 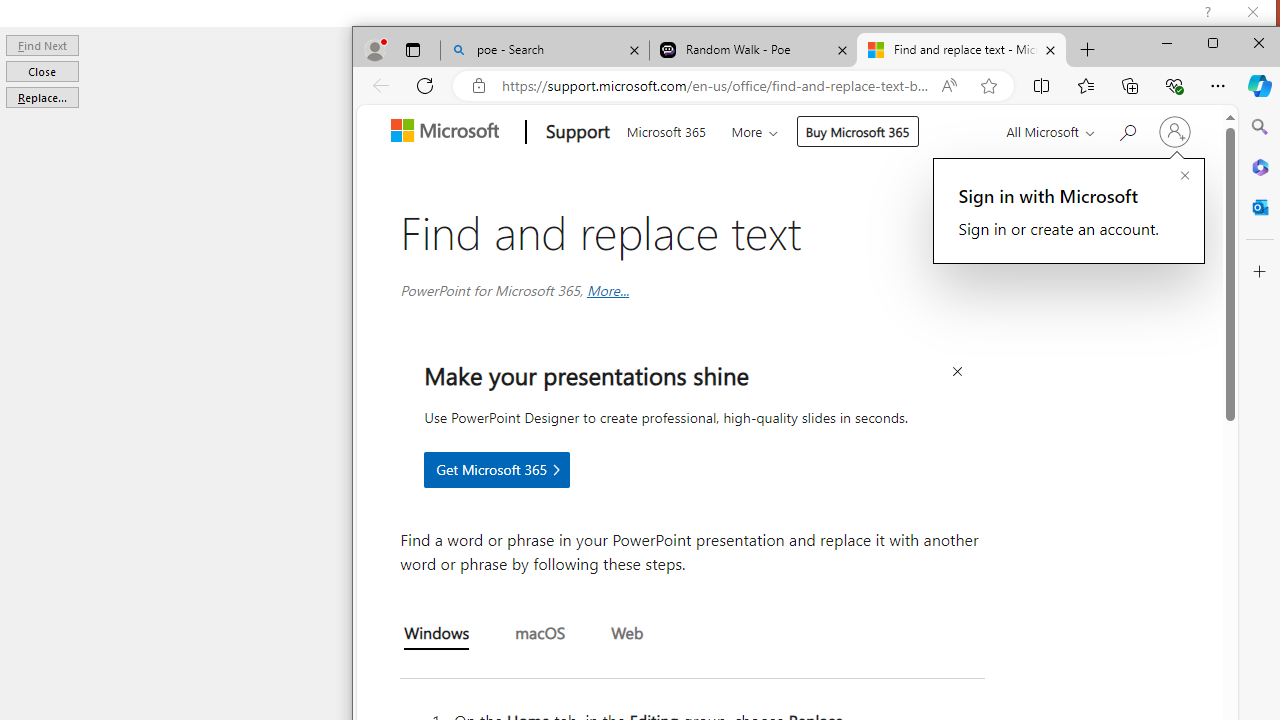 What do you see at coordinates (857, 131) in the screenshot?
I see `'Buy Microsoft 365'` at bounding box center [857, 131].